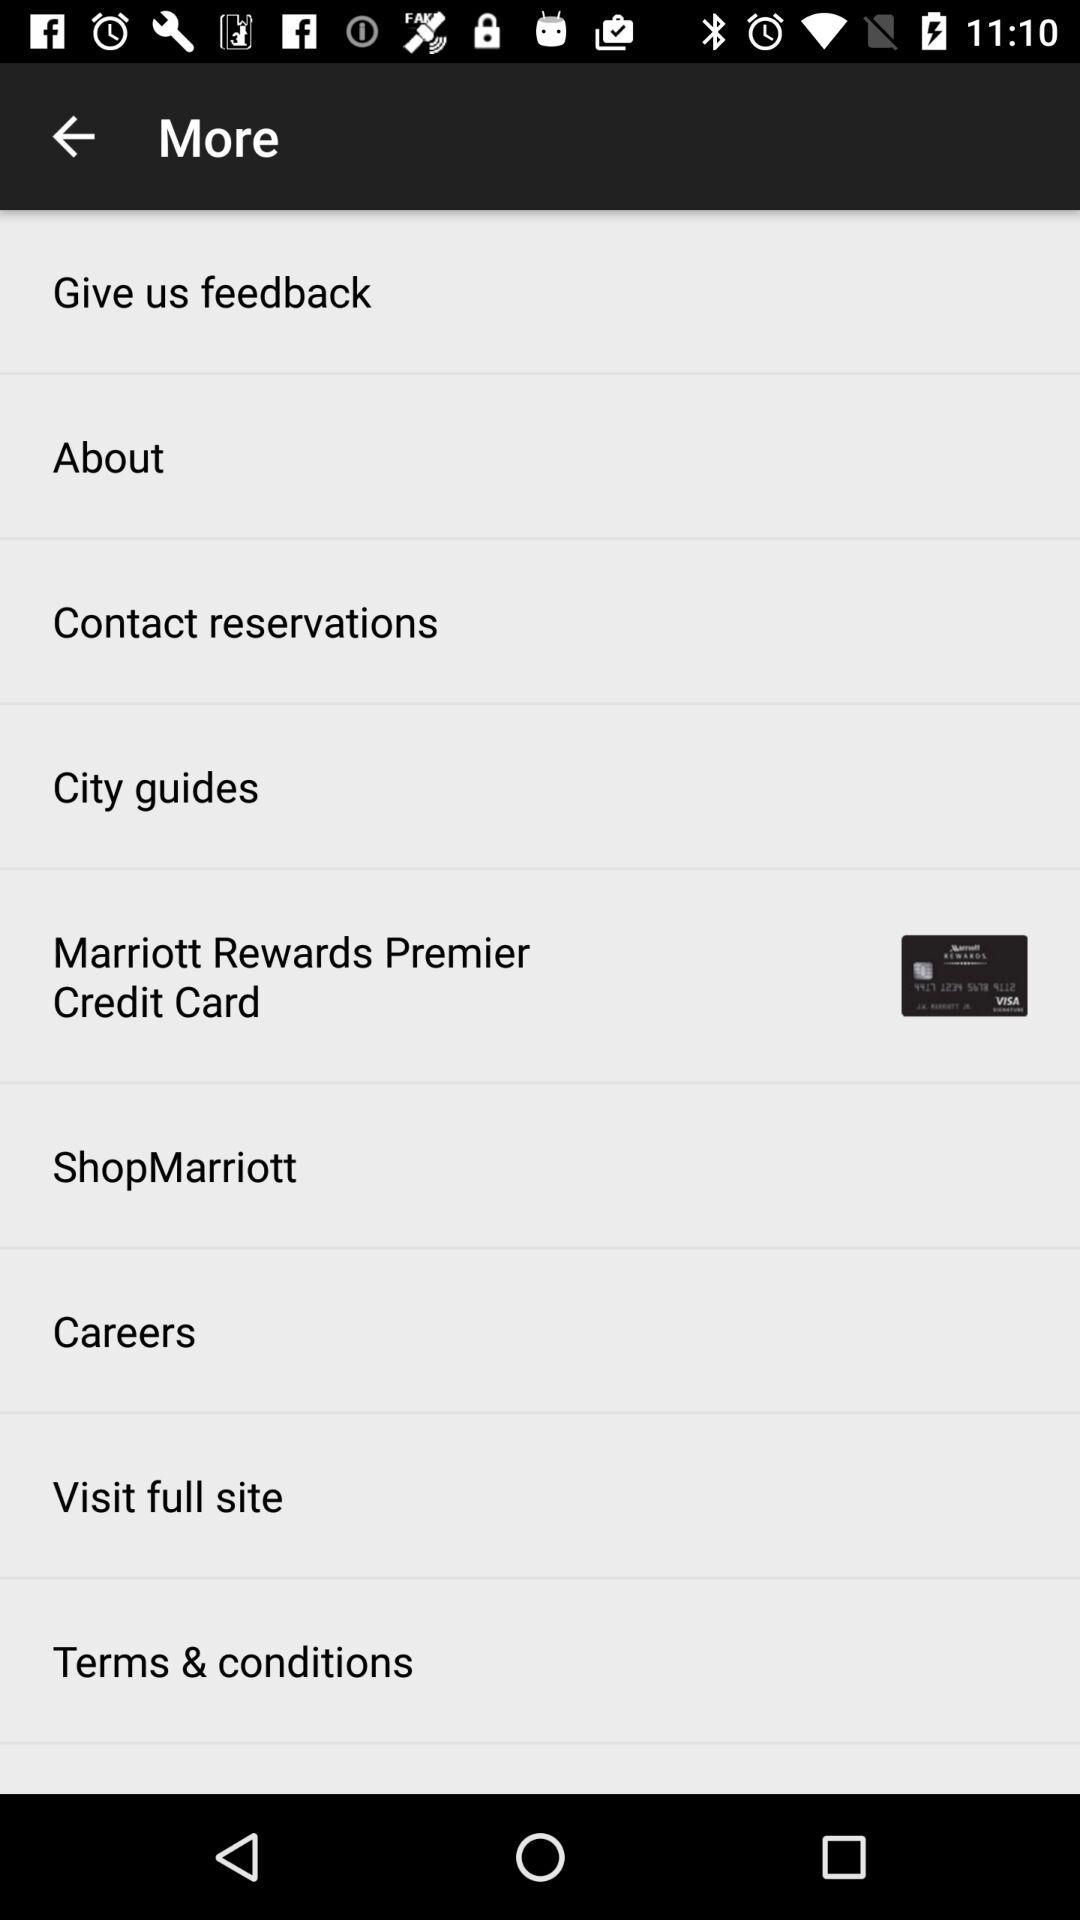 The height and width of the screenshot is (1920, 1080). I want to click on the marriott rewards premier icon, so click(303, 975).